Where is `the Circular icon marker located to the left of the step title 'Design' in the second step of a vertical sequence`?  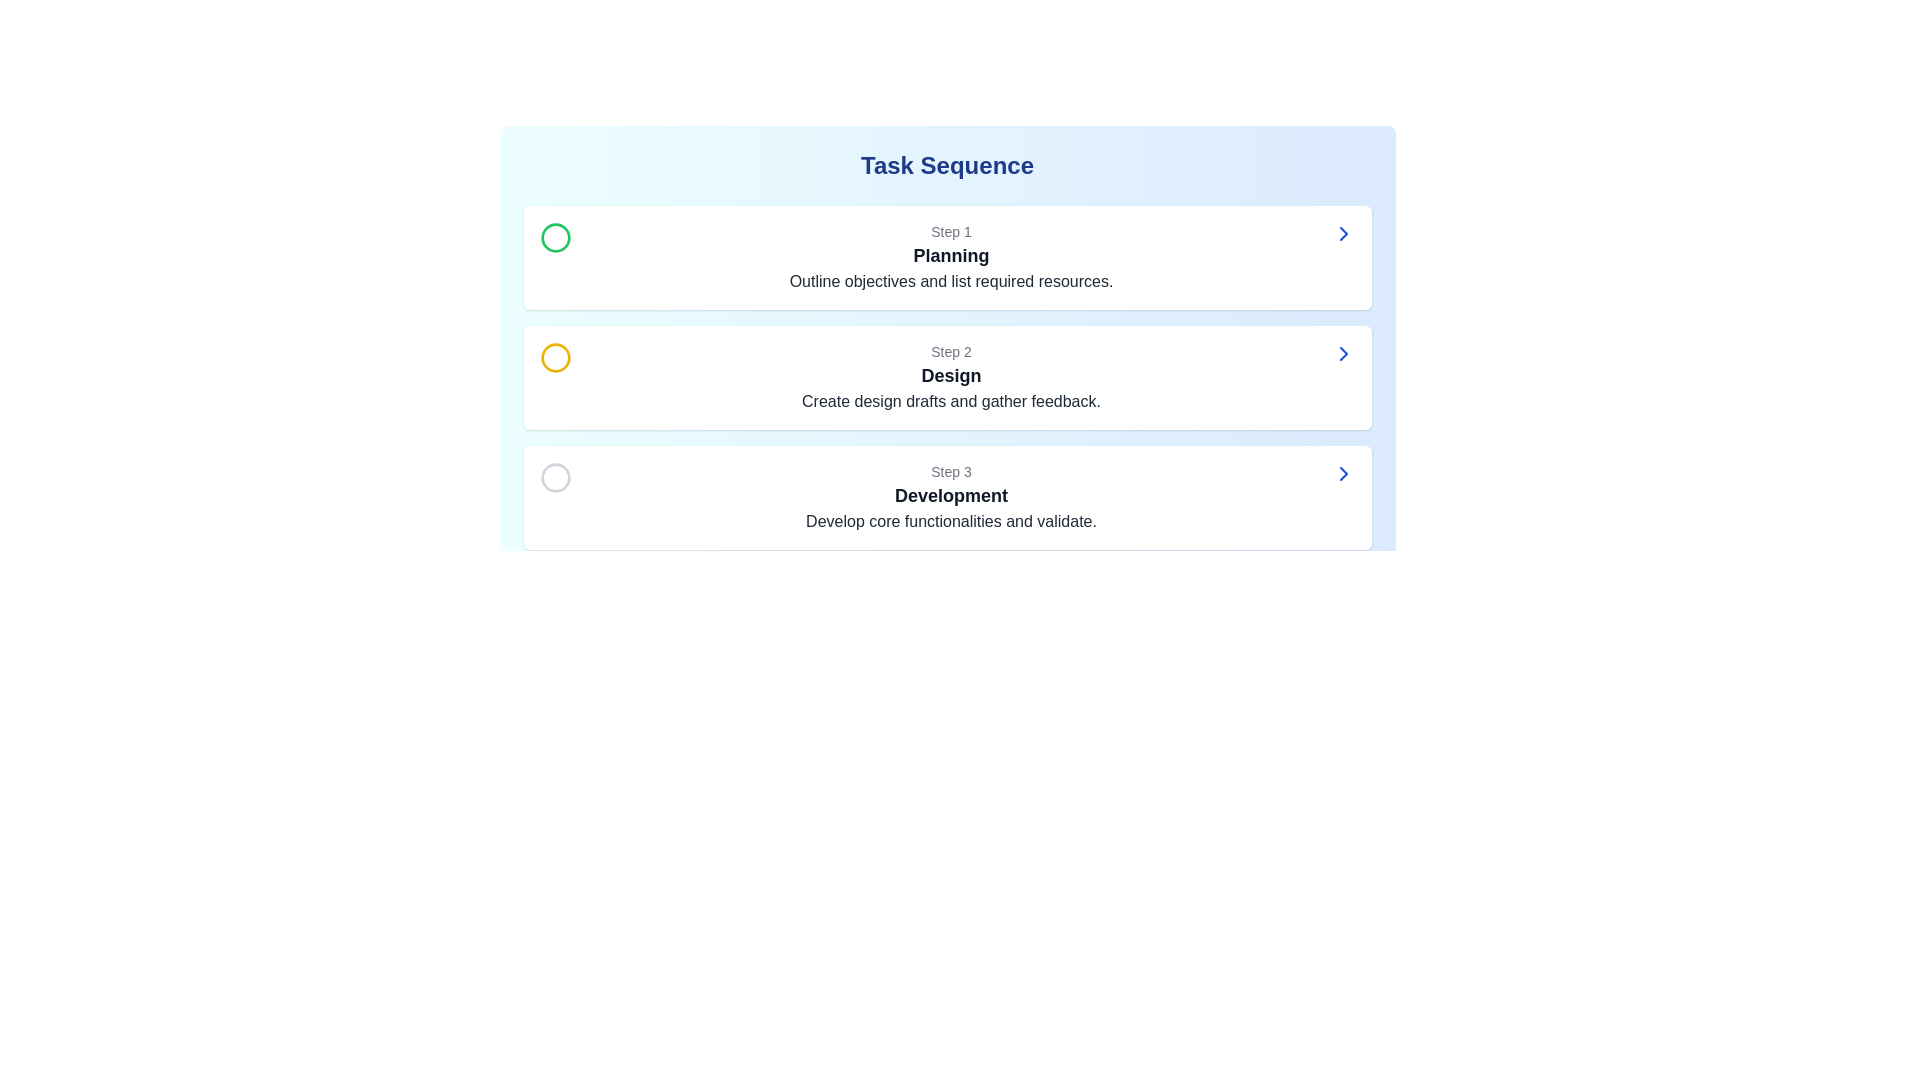
the Circular icon marker located to the left of the step title 'Design' in the second step of a vertical sequence is located at coordinates (555, 357).